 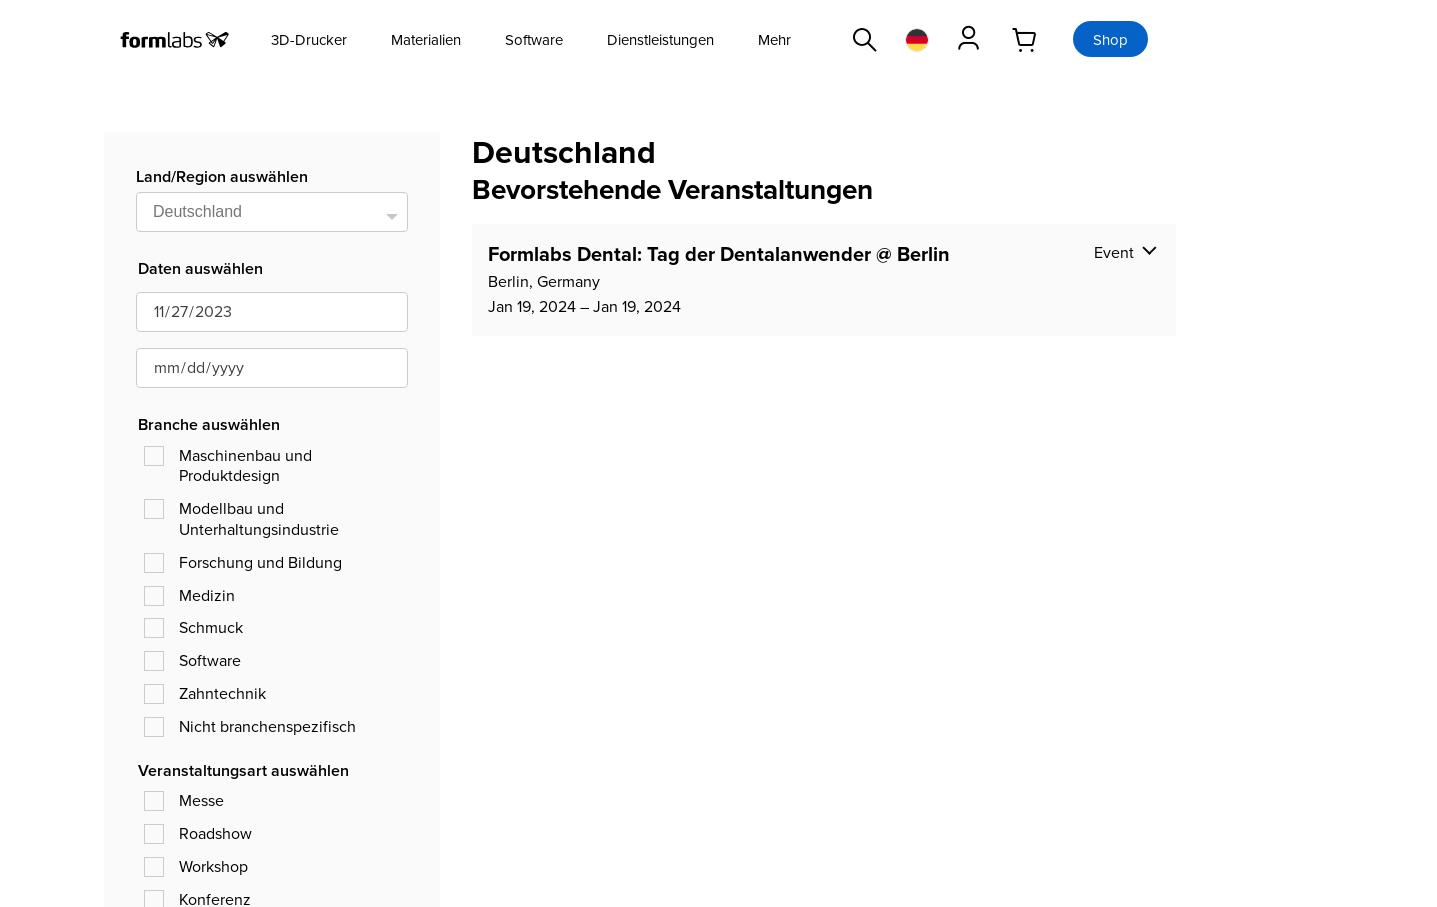 I want to click on '3D-Drucker', so click(x=271, y=38).